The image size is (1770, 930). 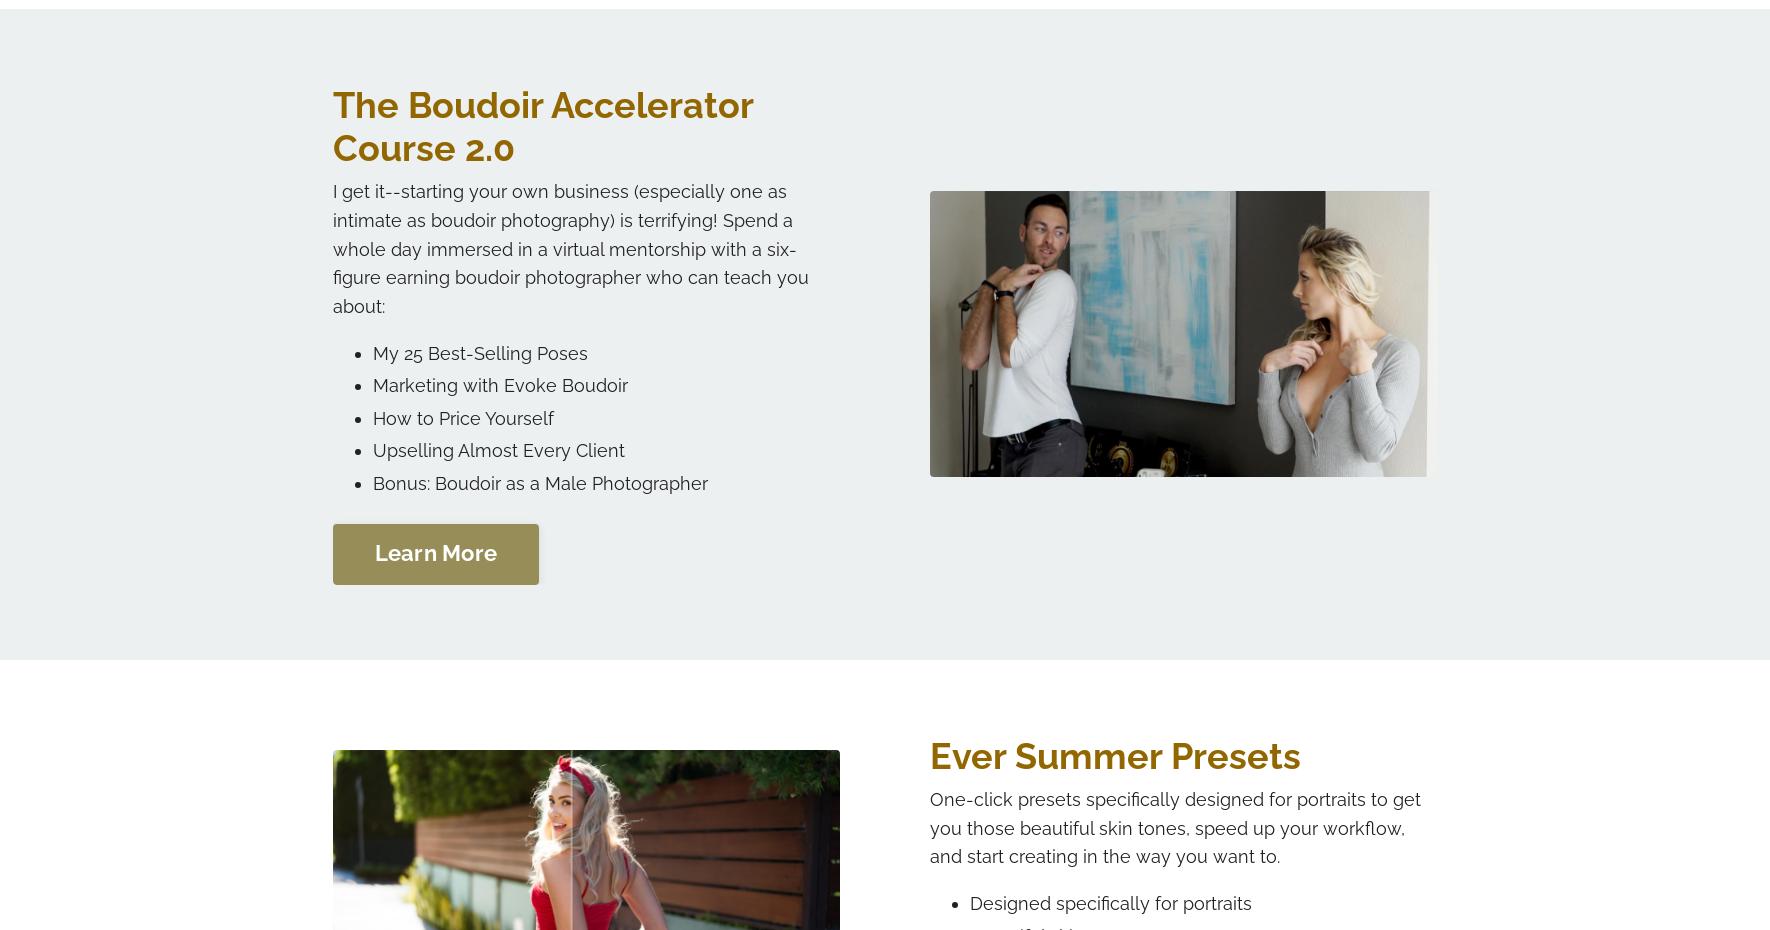 What do you see at coordinates (371, 417) in the screenshot?
I see `'How to Price Yourself'` at bounding box center [371, 417].